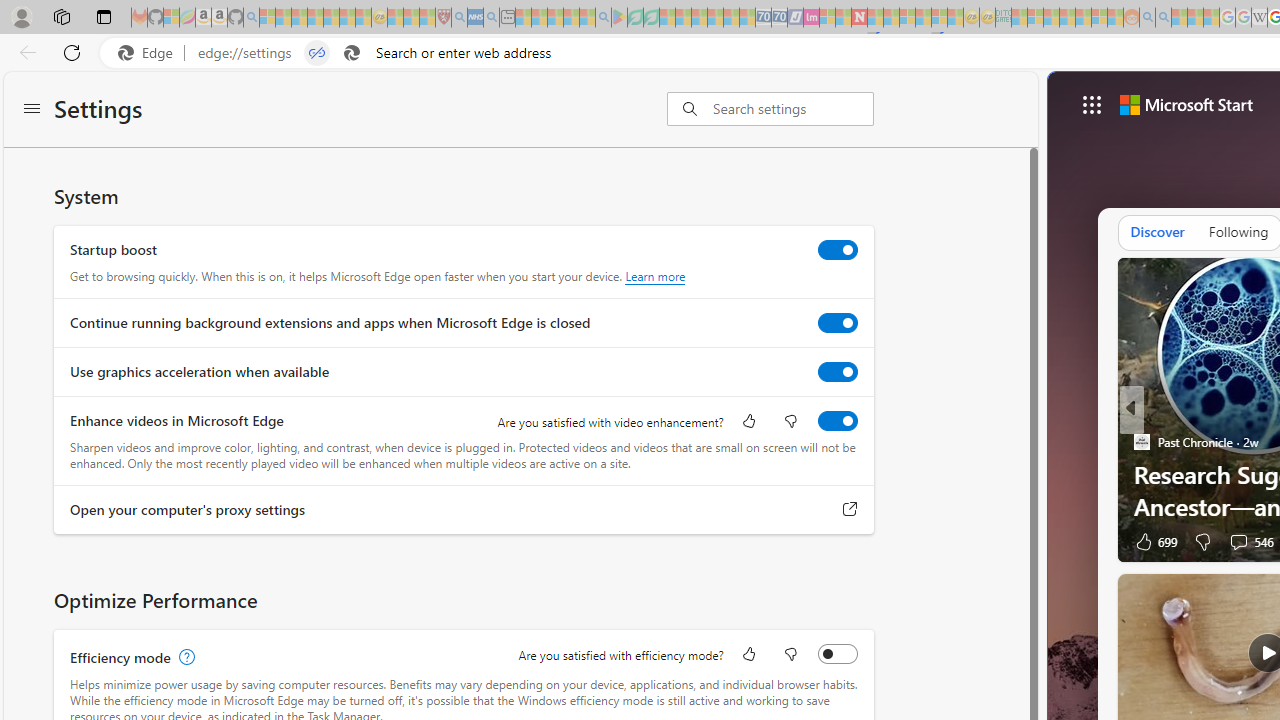 The width and height of the screenshot is (1280, 720). I want to click on 'Pets - MSN - Sleeping', so click(570, 17).